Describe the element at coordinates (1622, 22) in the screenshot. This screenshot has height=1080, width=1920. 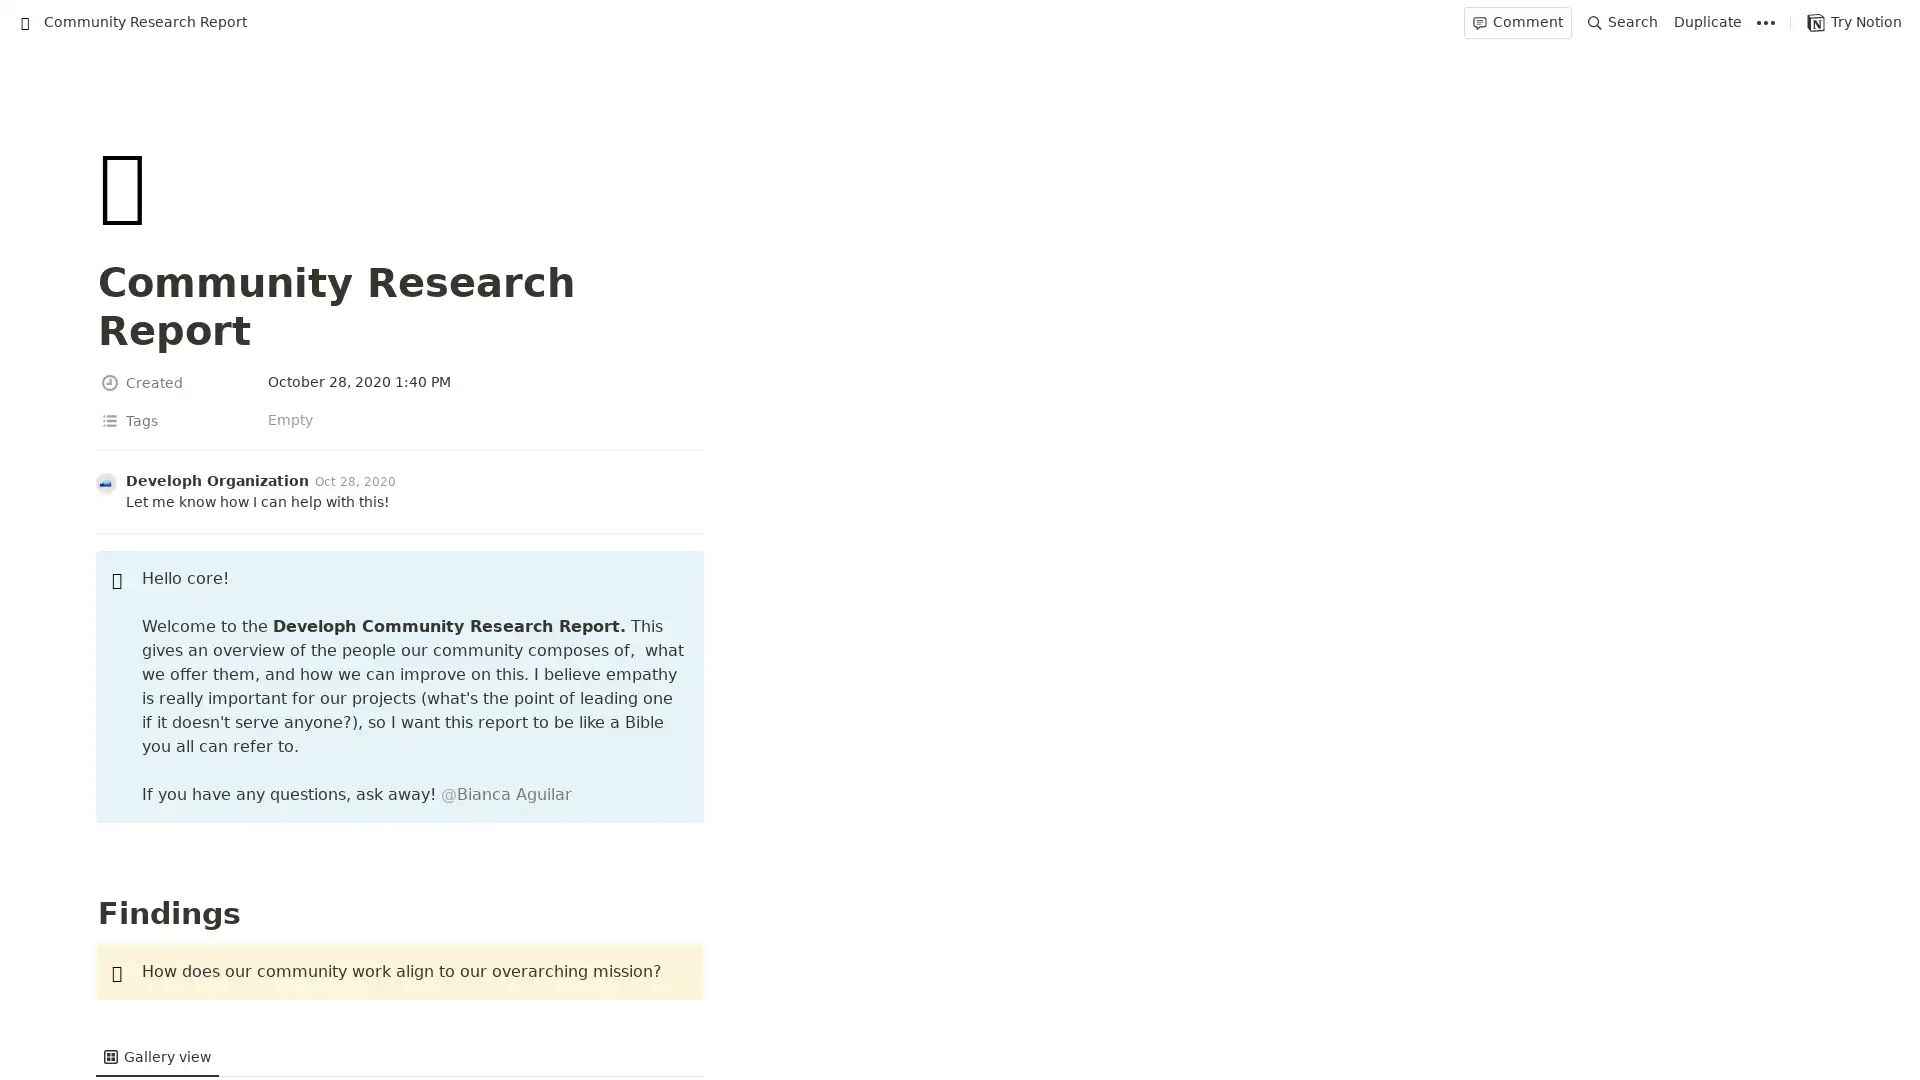
I see `Search` at that location.